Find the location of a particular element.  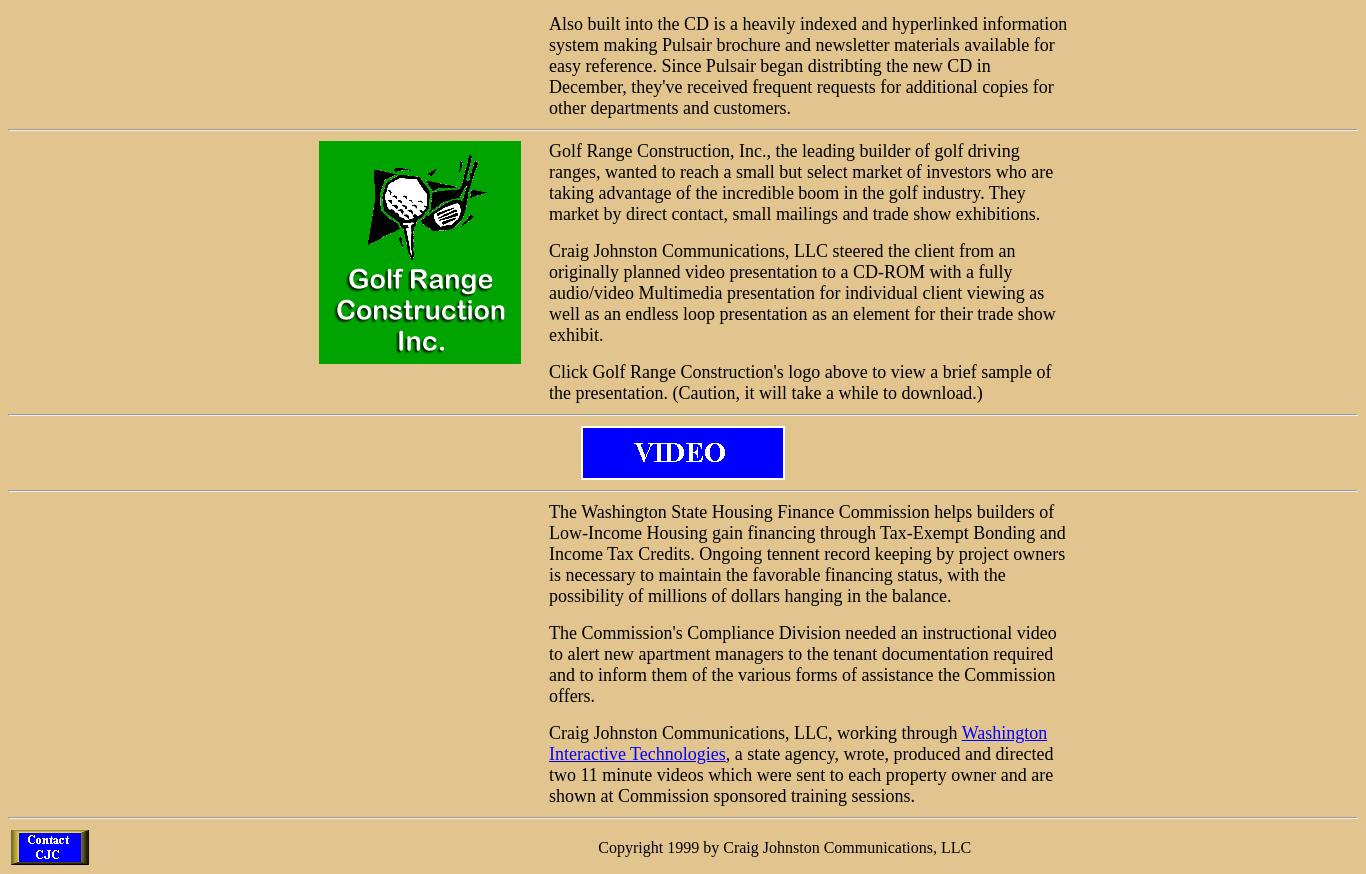

'Click Golf Range Construction's logo above to view a brief sample of the
    presentation. (Caution, it will take a while to download.)' is located at coordinates (798, 382).